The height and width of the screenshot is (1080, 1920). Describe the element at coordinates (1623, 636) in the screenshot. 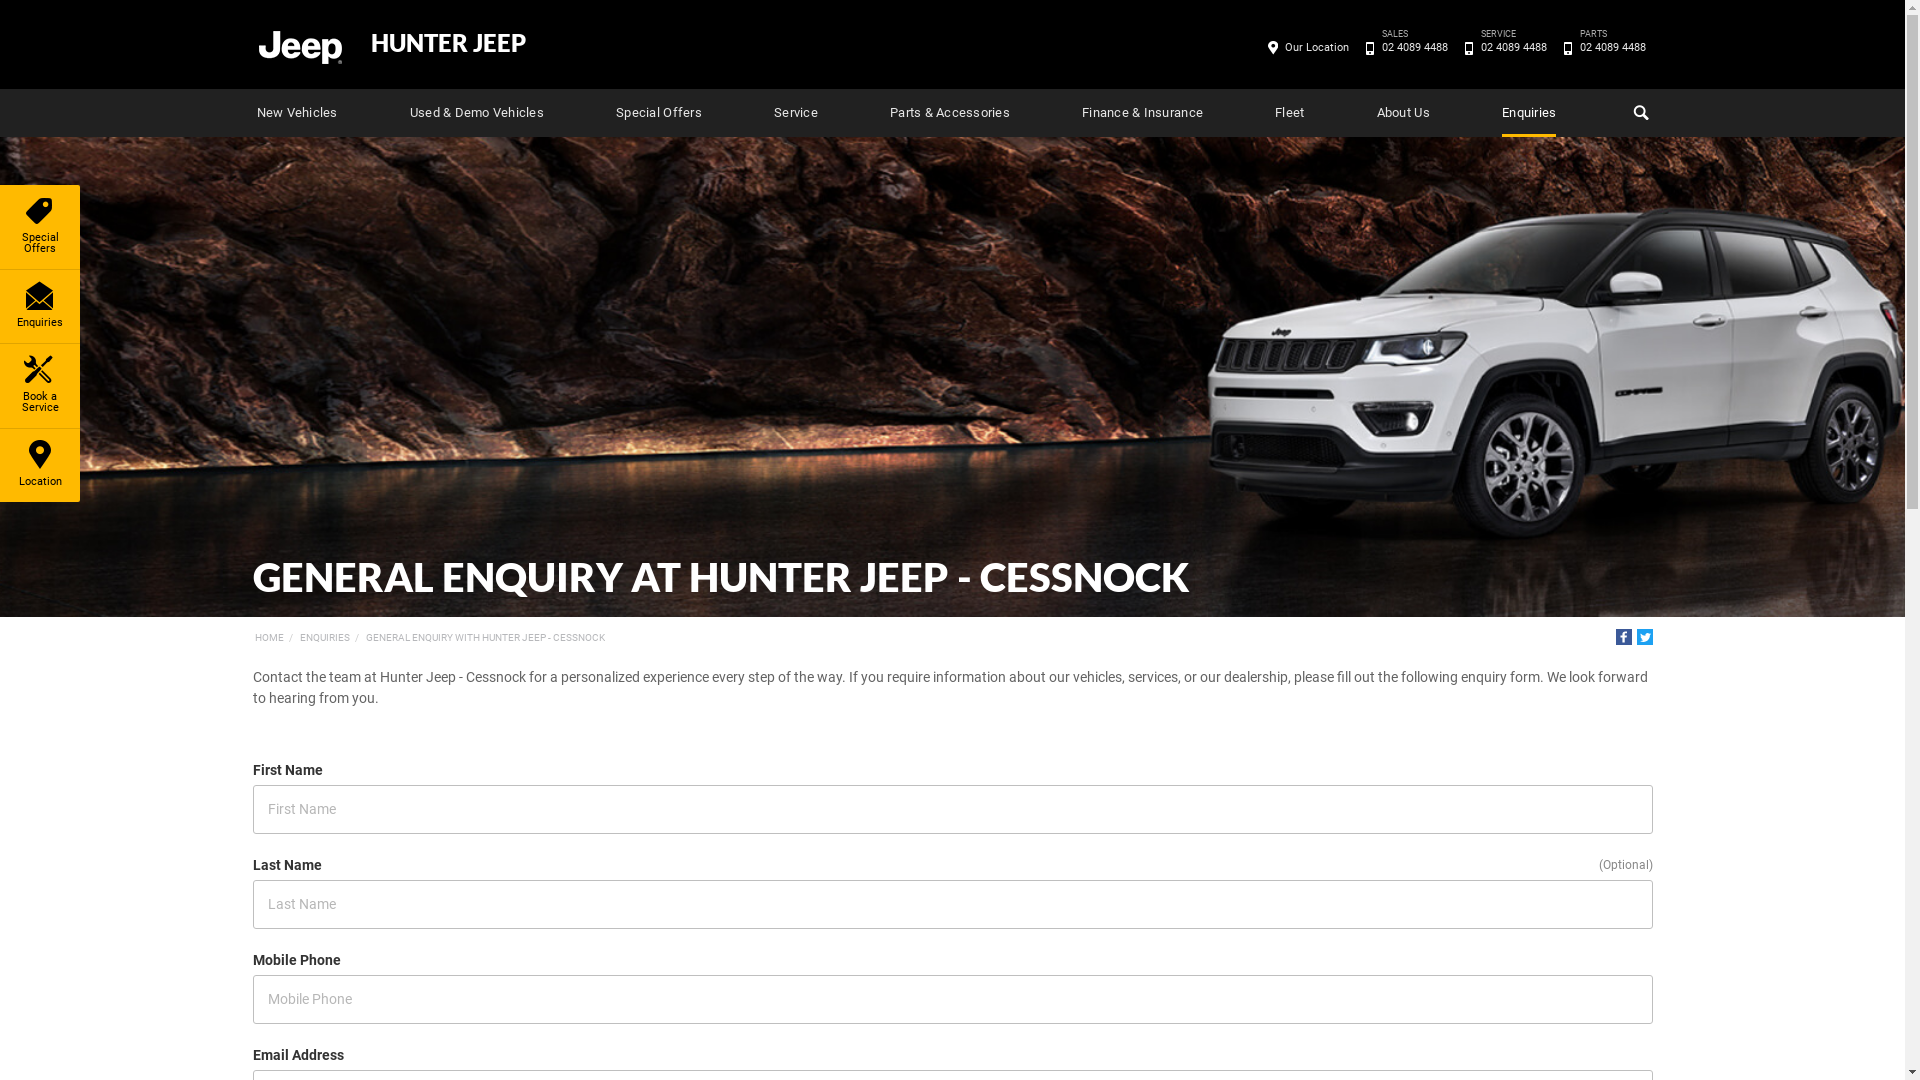

I see `'Facebook'` at that location.